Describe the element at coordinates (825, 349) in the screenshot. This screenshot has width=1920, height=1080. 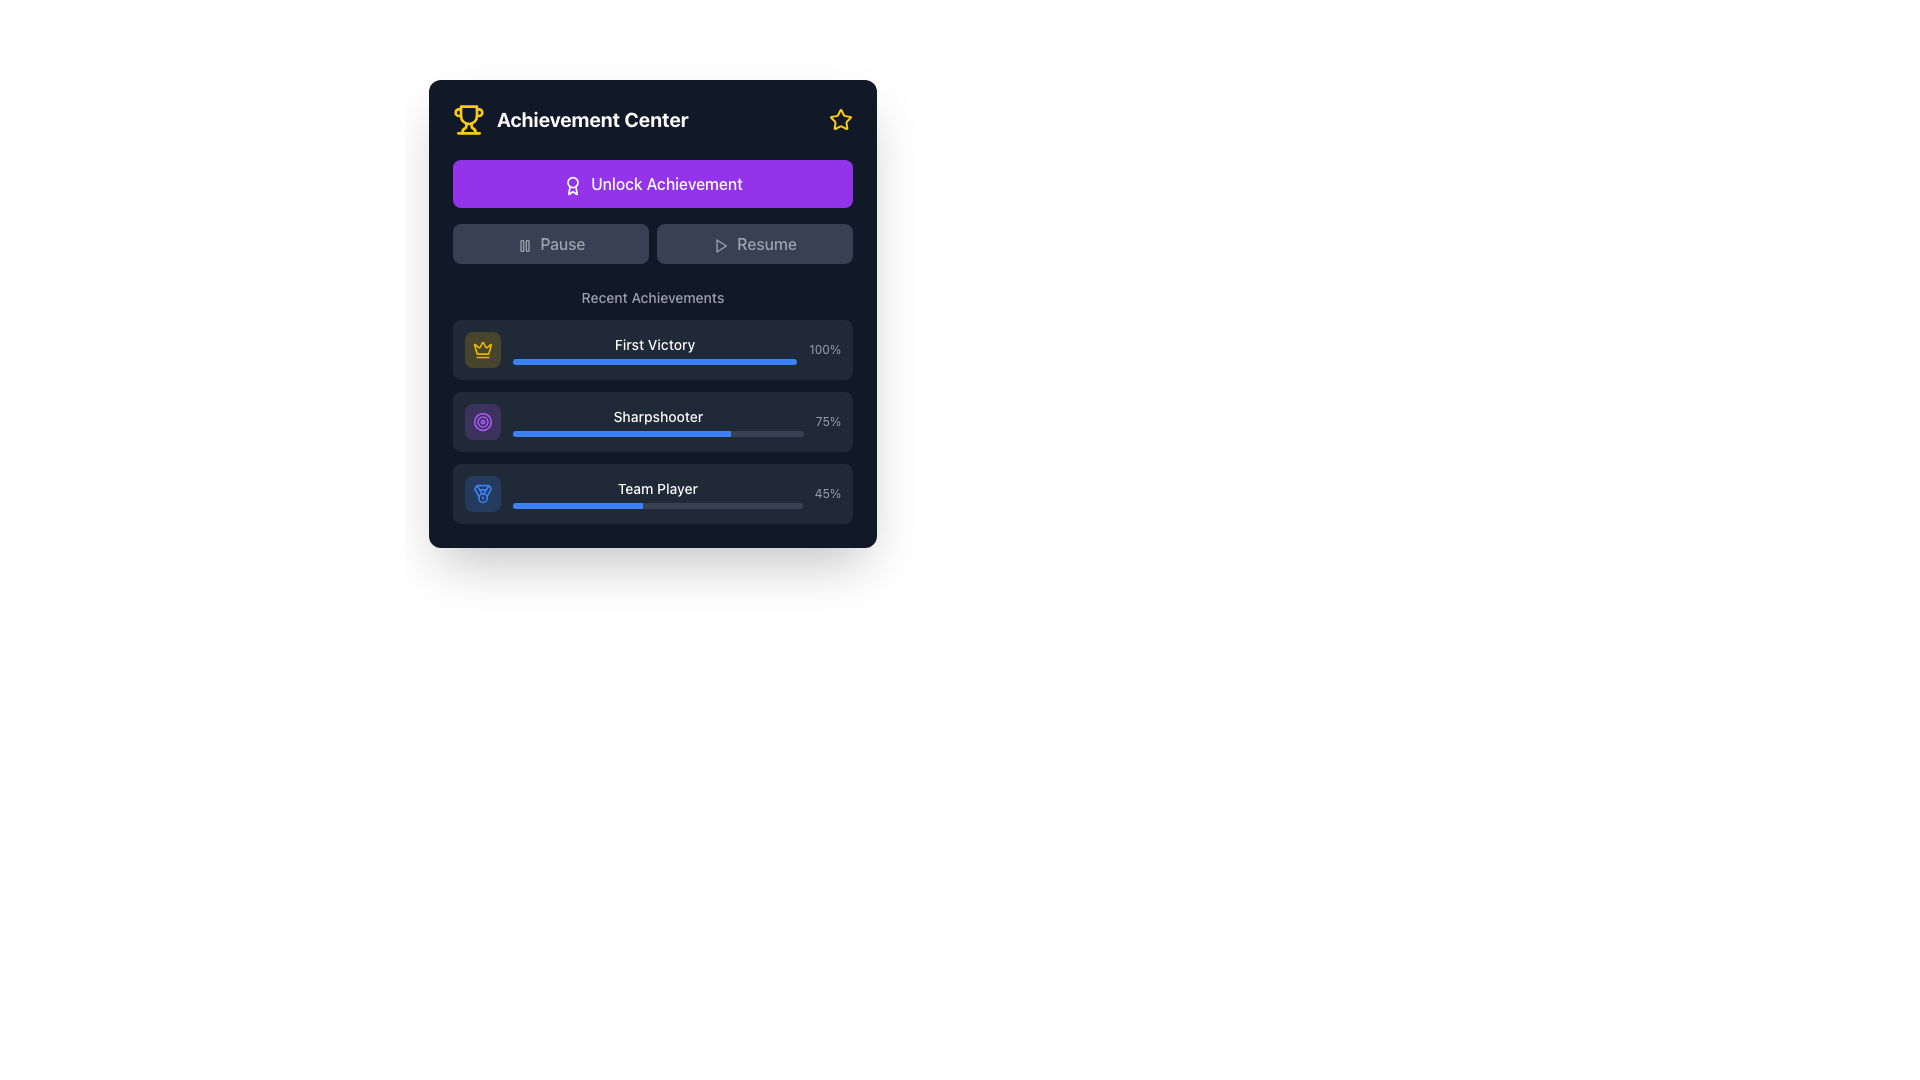
I see `the text label displaying '100%' in light gray color, which is part of the progress display for the 'First Victory' achievement within the 'Achievement Center' panel` at that location.